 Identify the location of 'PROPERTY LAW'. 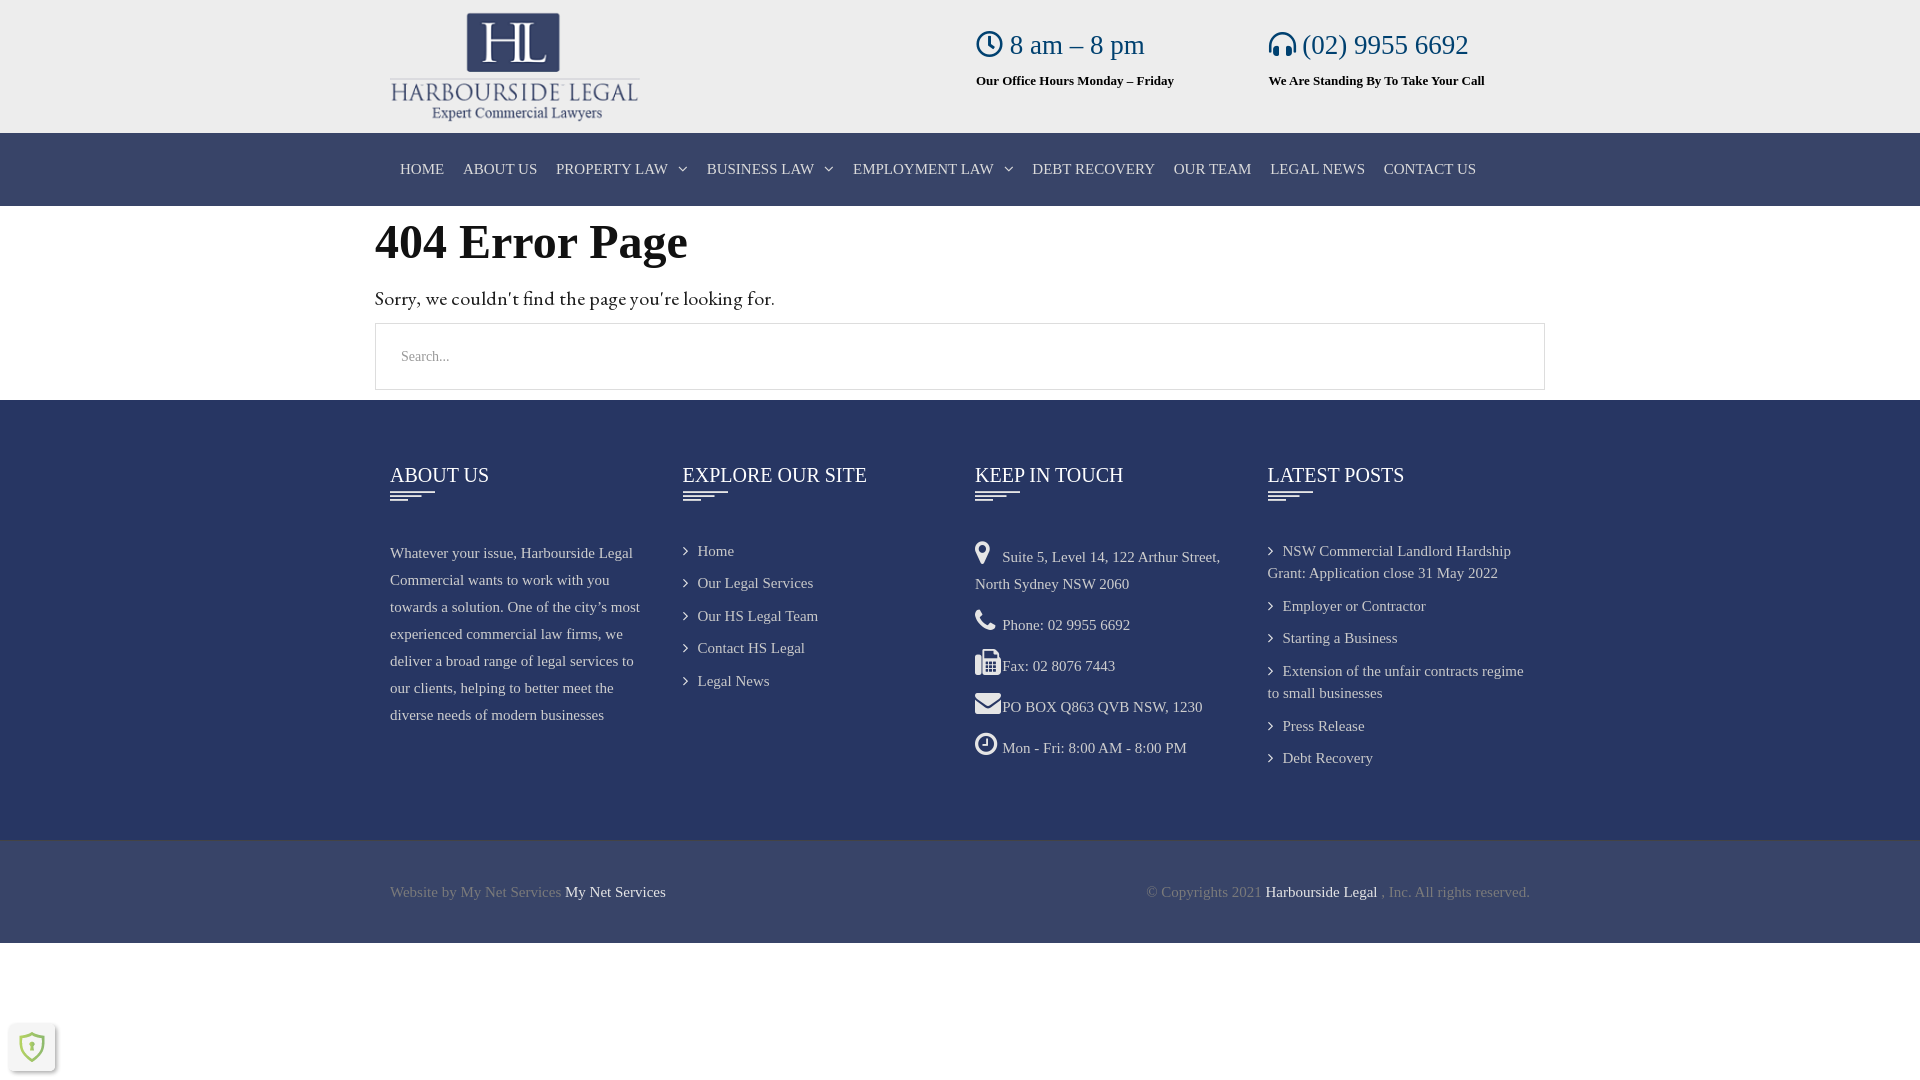
(546, 168).